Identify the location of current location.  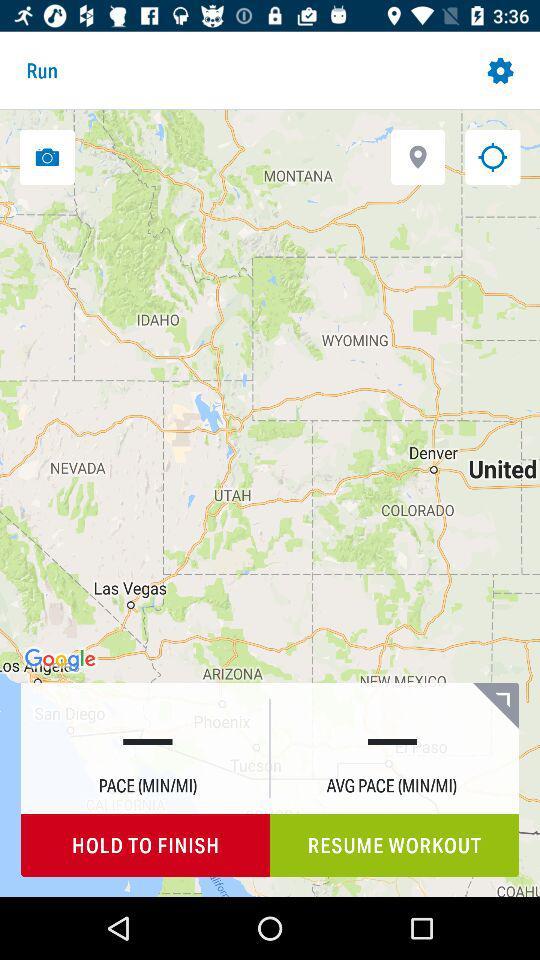
(491, 156).